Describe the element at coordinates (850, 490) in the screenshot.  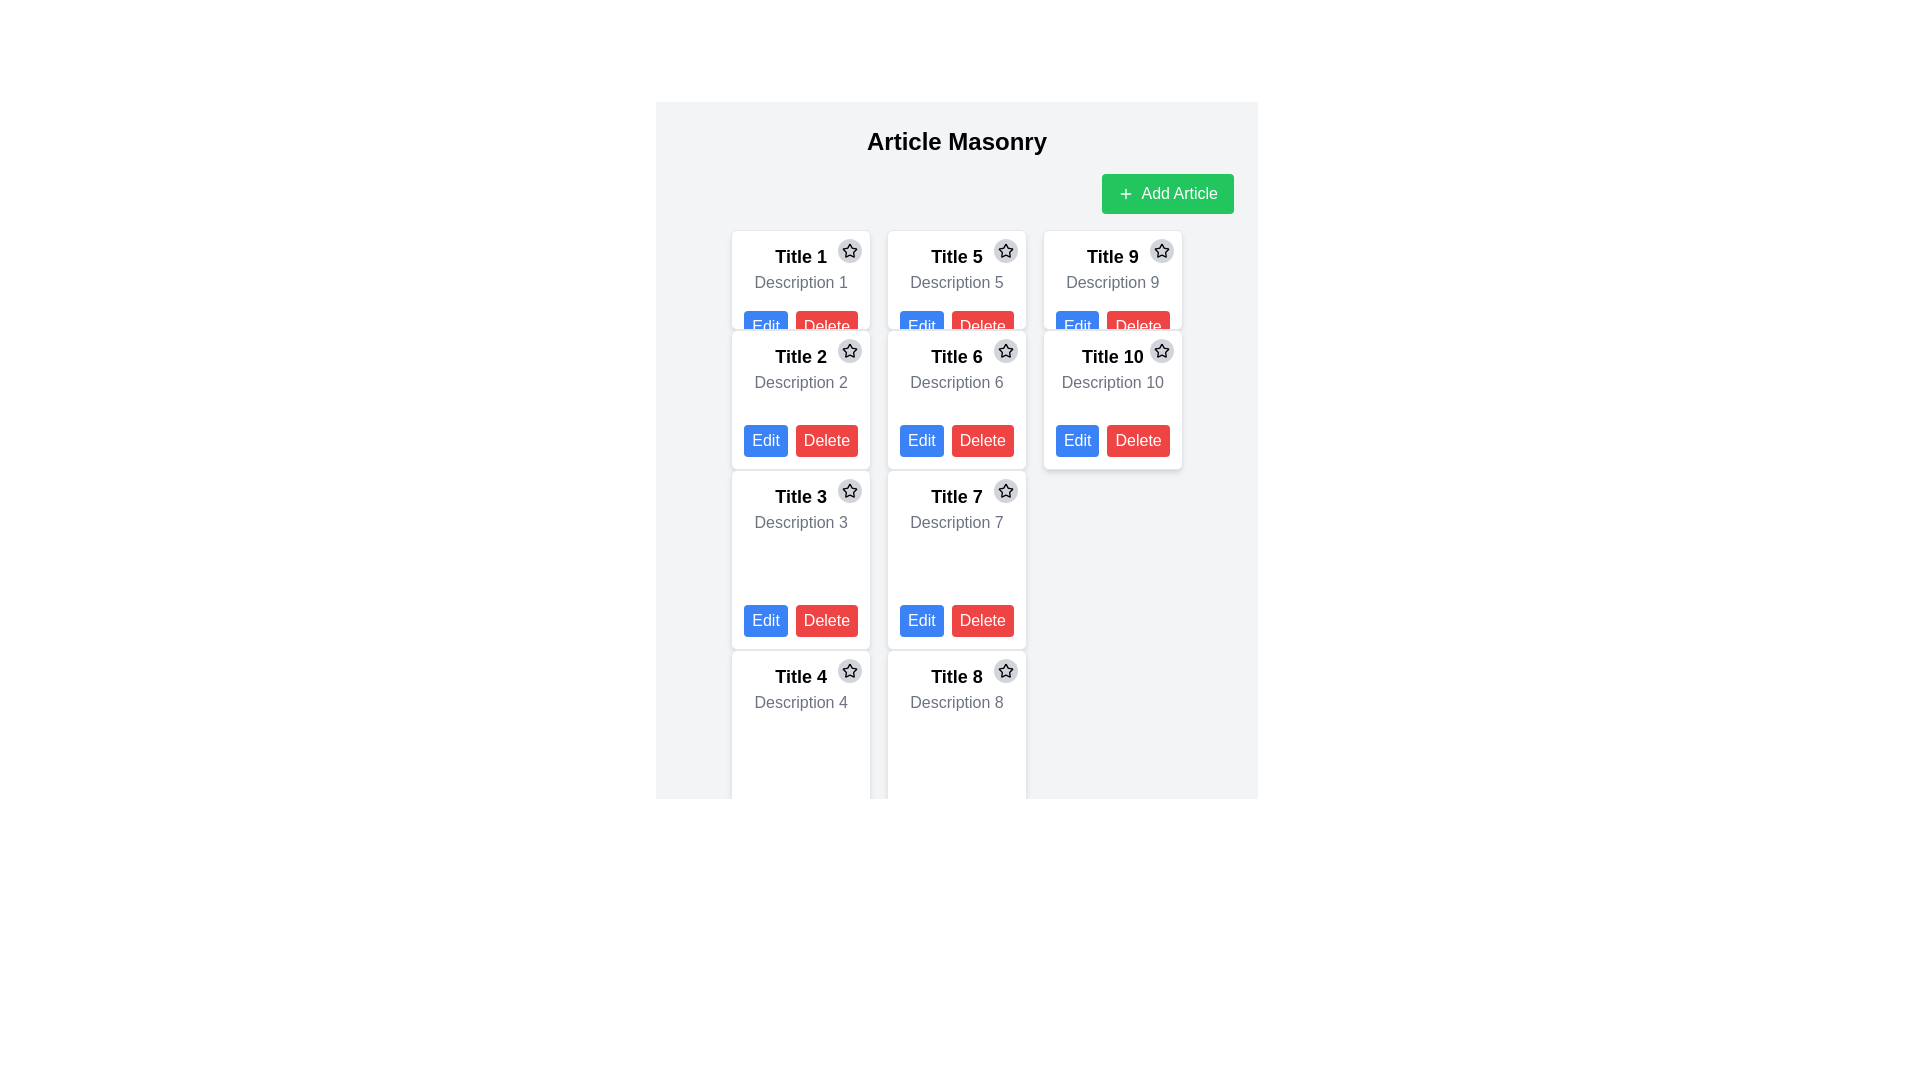
I see `the outlined star icon button located at the top-right corner of the card labeled 'Title 3'` at that location.